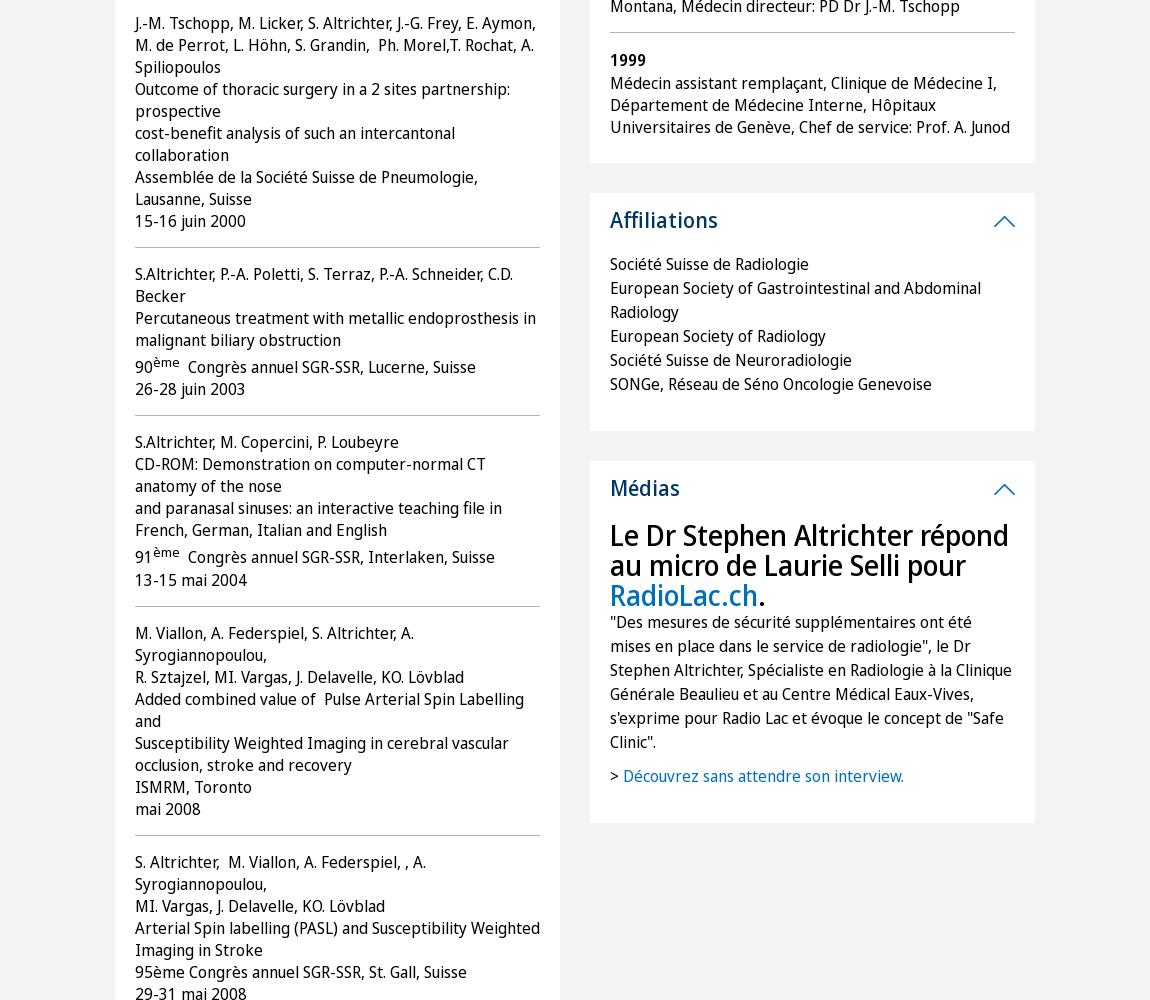 The image size is (1150, 1000). I want to click on 'RadioLac.ch', so click(683, 594).